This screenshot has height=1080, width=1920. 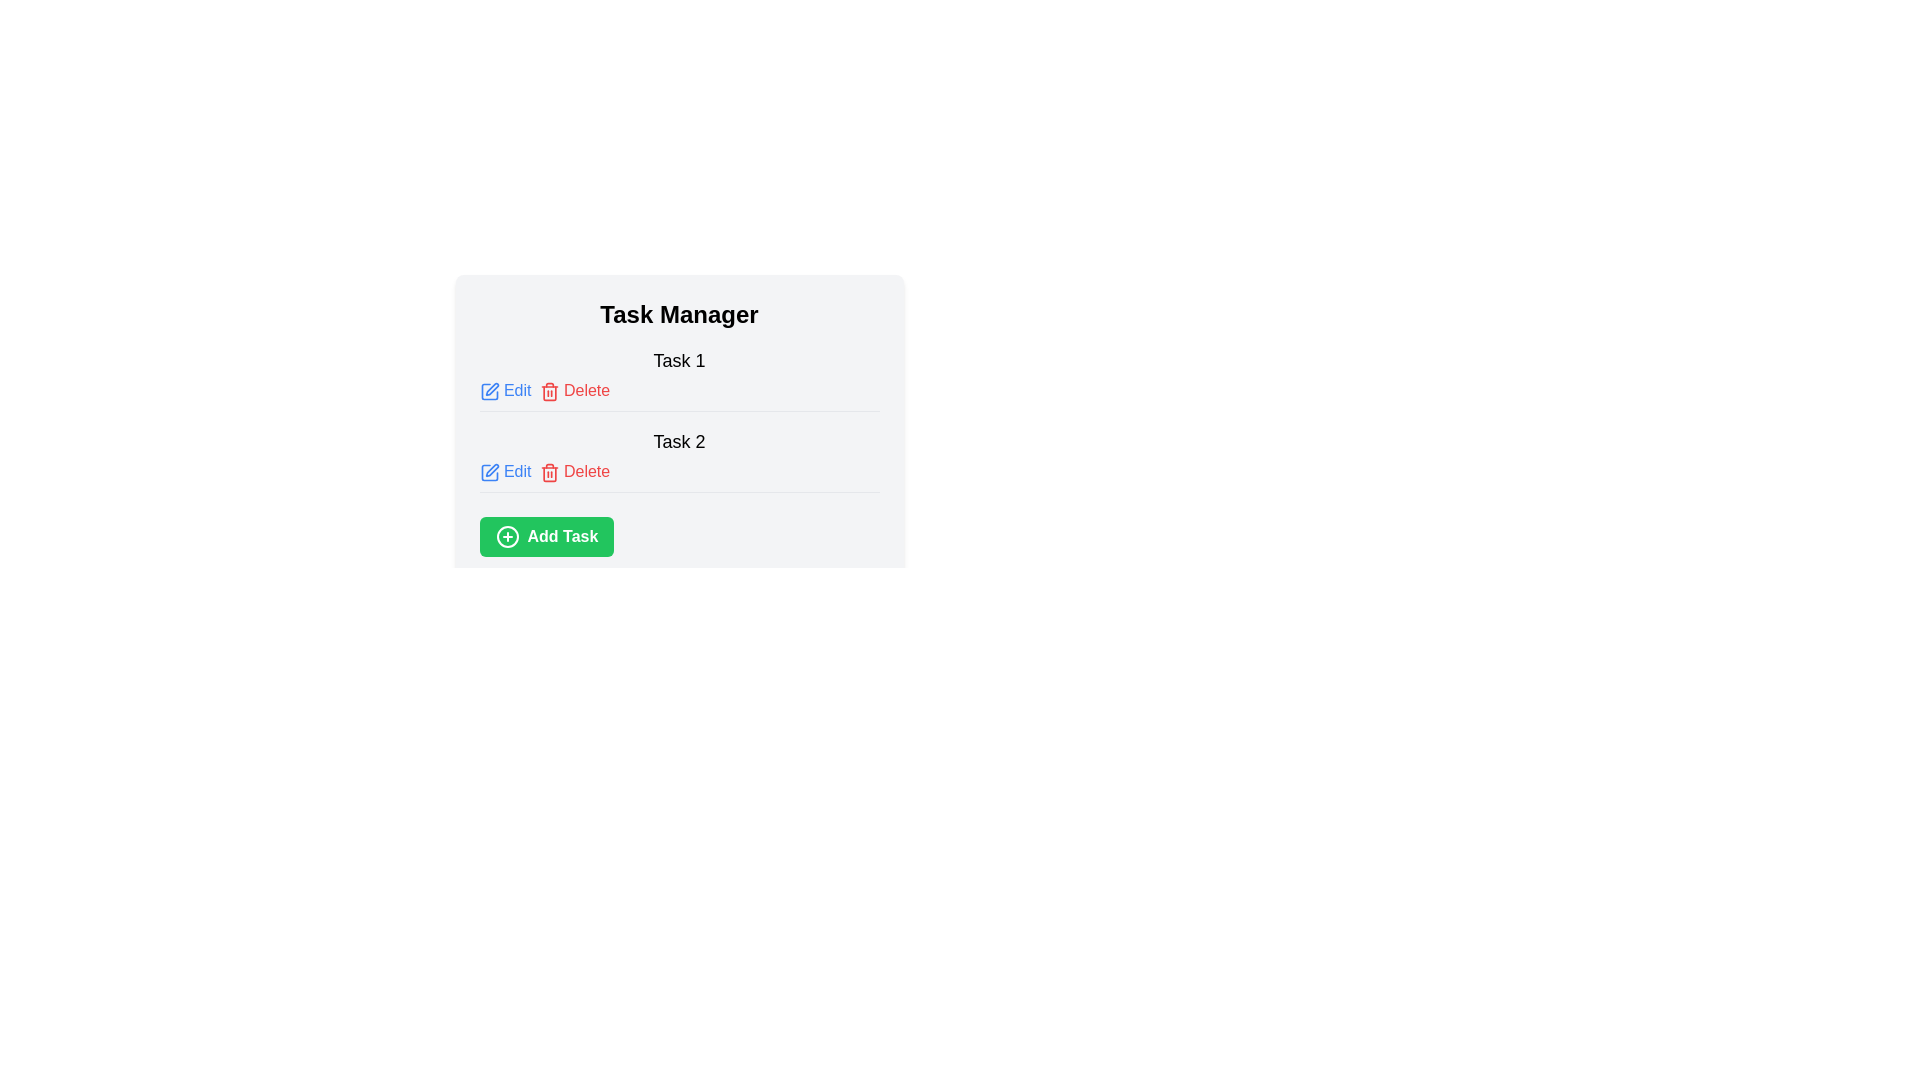 What do you see at coordinates (491, 389) in the screenshot?
I see `the 'Edit' icon, which is represented by a pen overlaying a square in a line-drawing style, located in the first task row next to the 'Delete' button` at bounding box center [491, 389].